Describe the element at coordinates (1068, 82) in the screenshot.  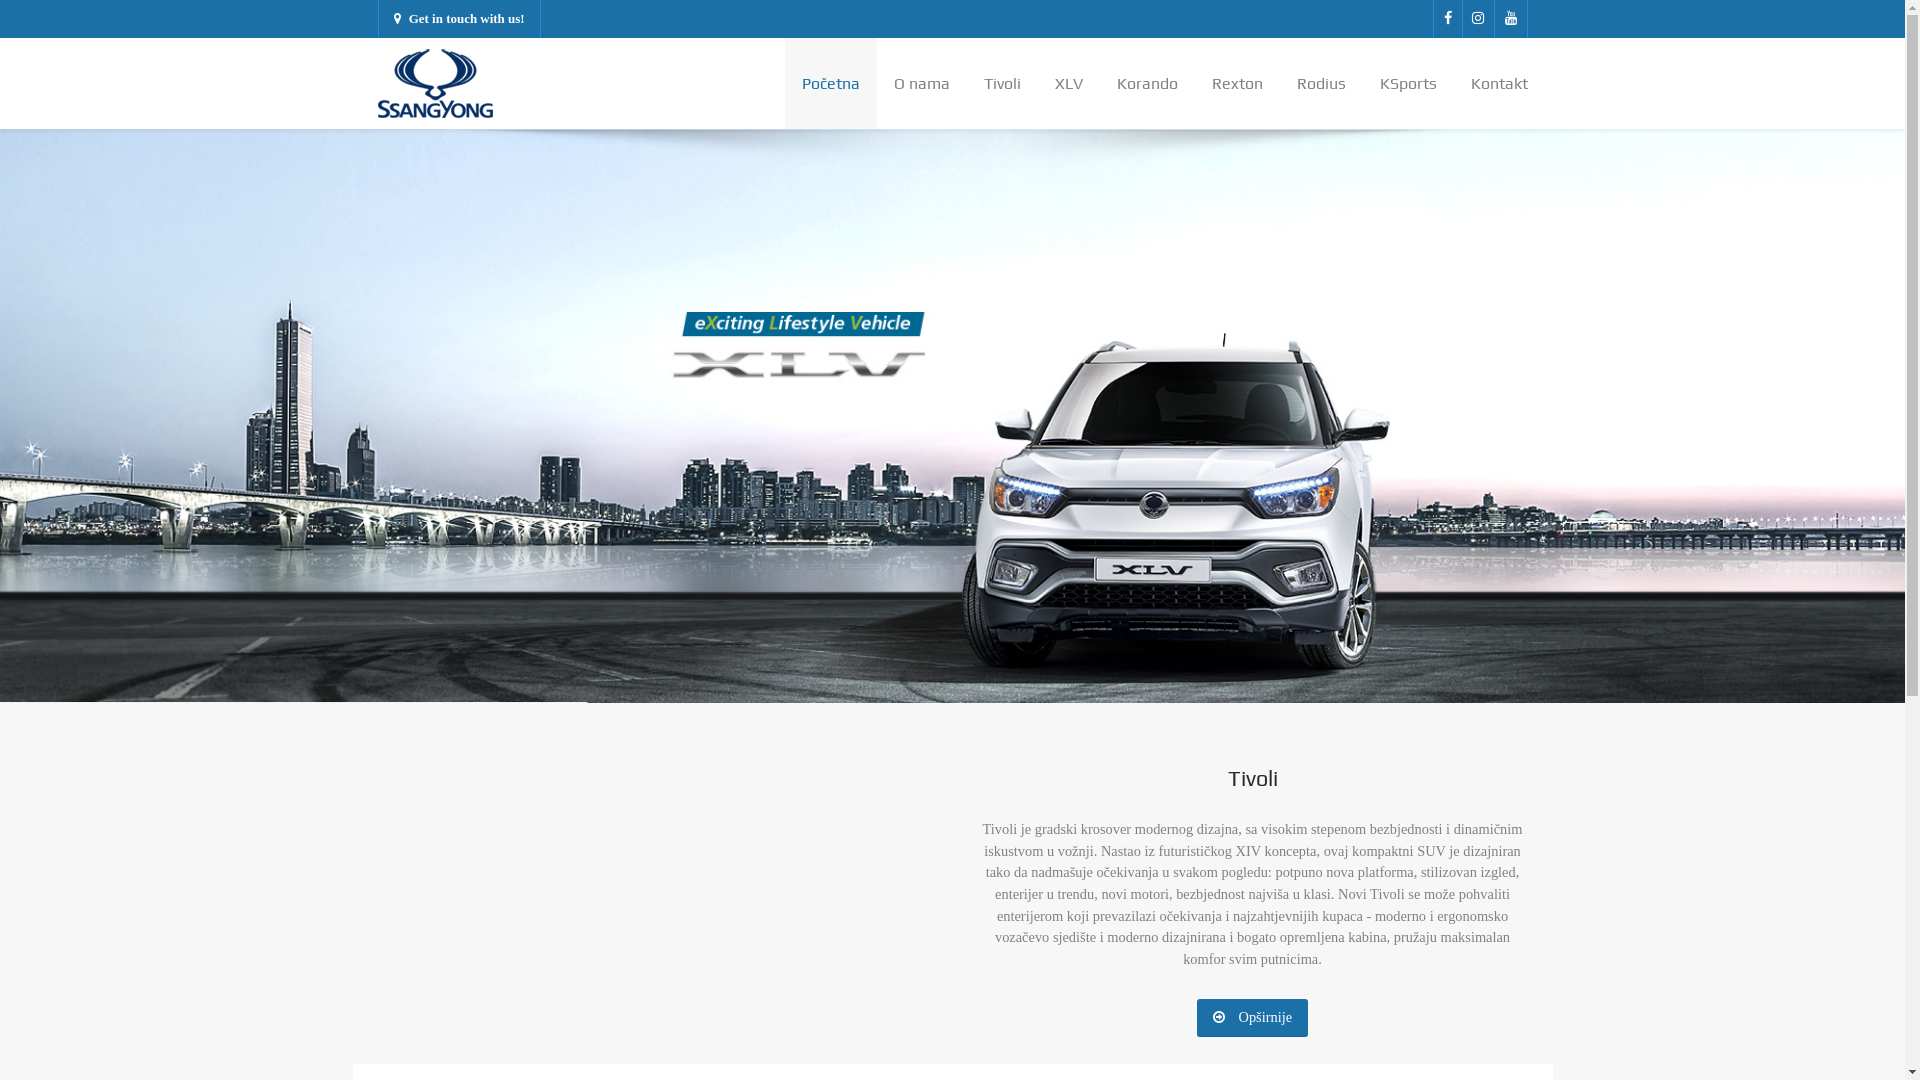
I see `'XLV'` at that location.